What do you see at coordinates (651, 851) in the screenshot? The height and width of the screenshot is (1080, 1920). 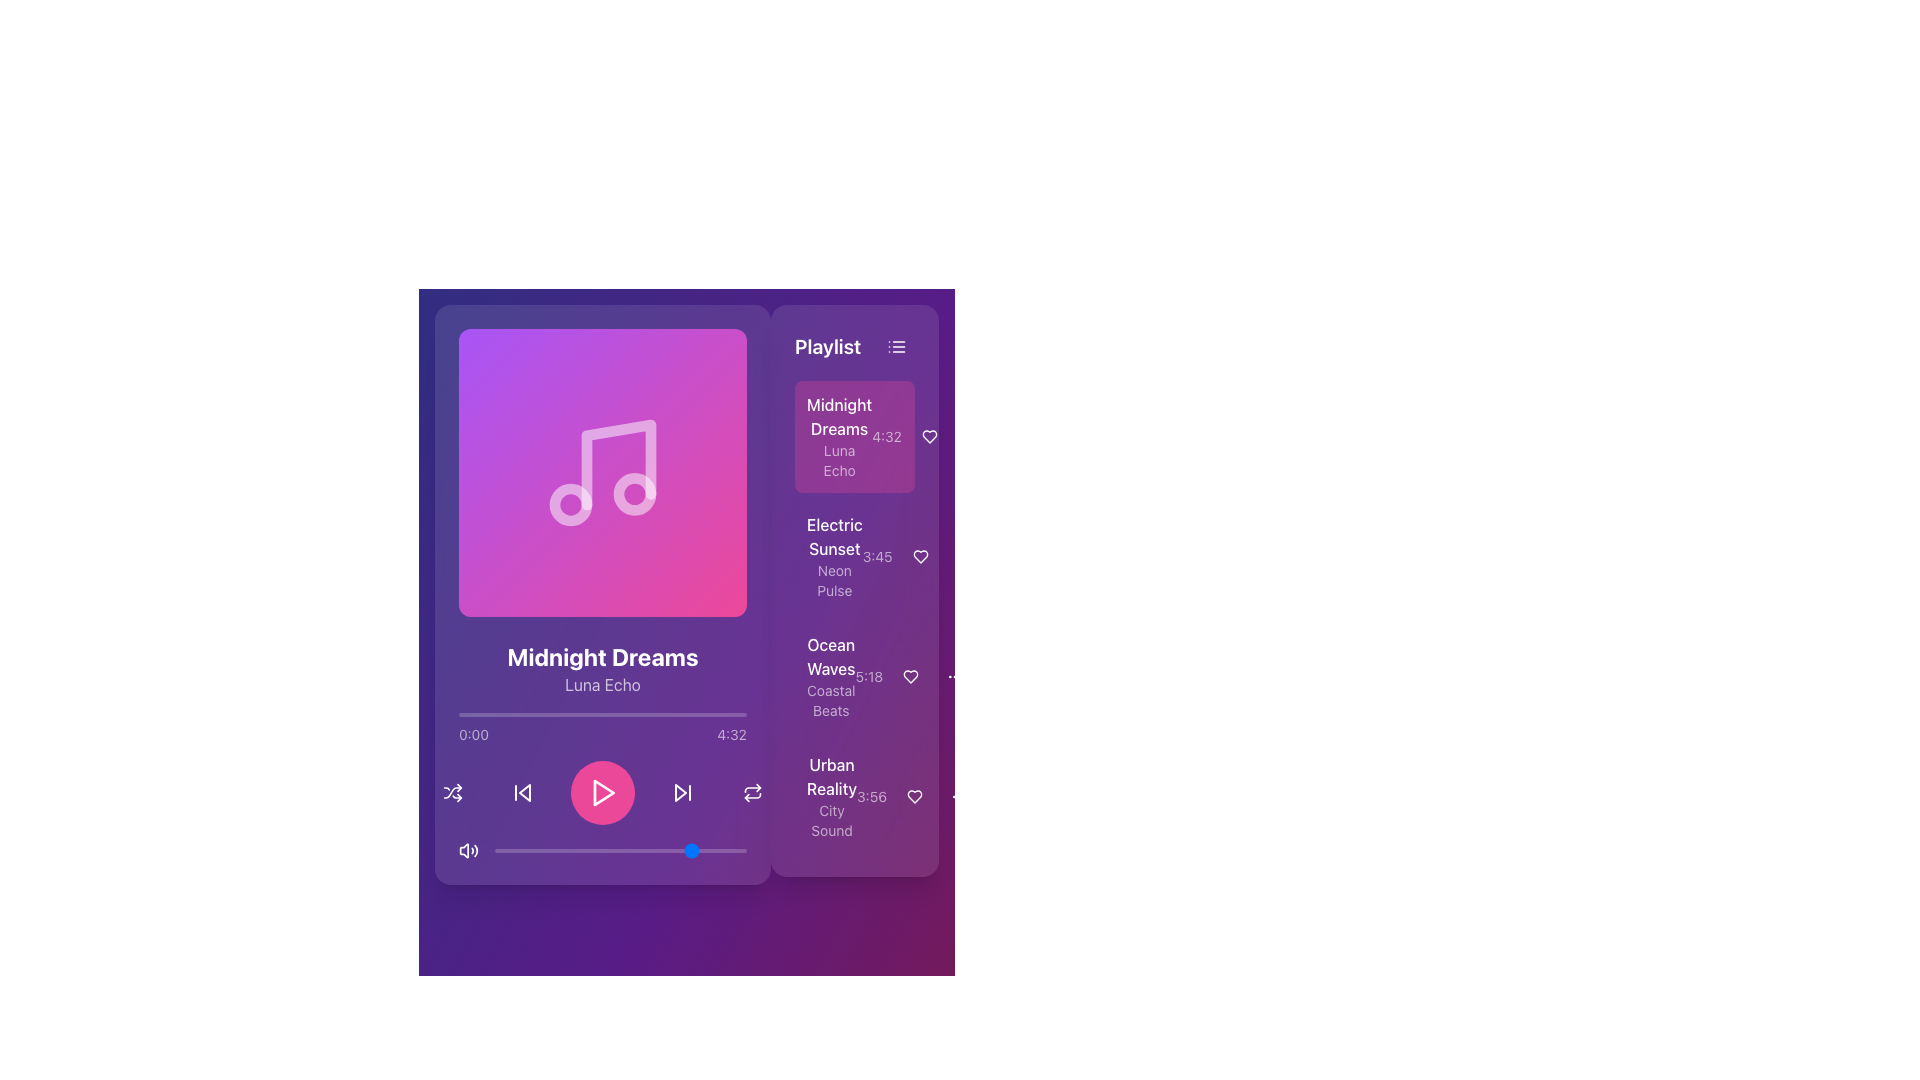 I see `the slider` at bounding box center [651, 851].